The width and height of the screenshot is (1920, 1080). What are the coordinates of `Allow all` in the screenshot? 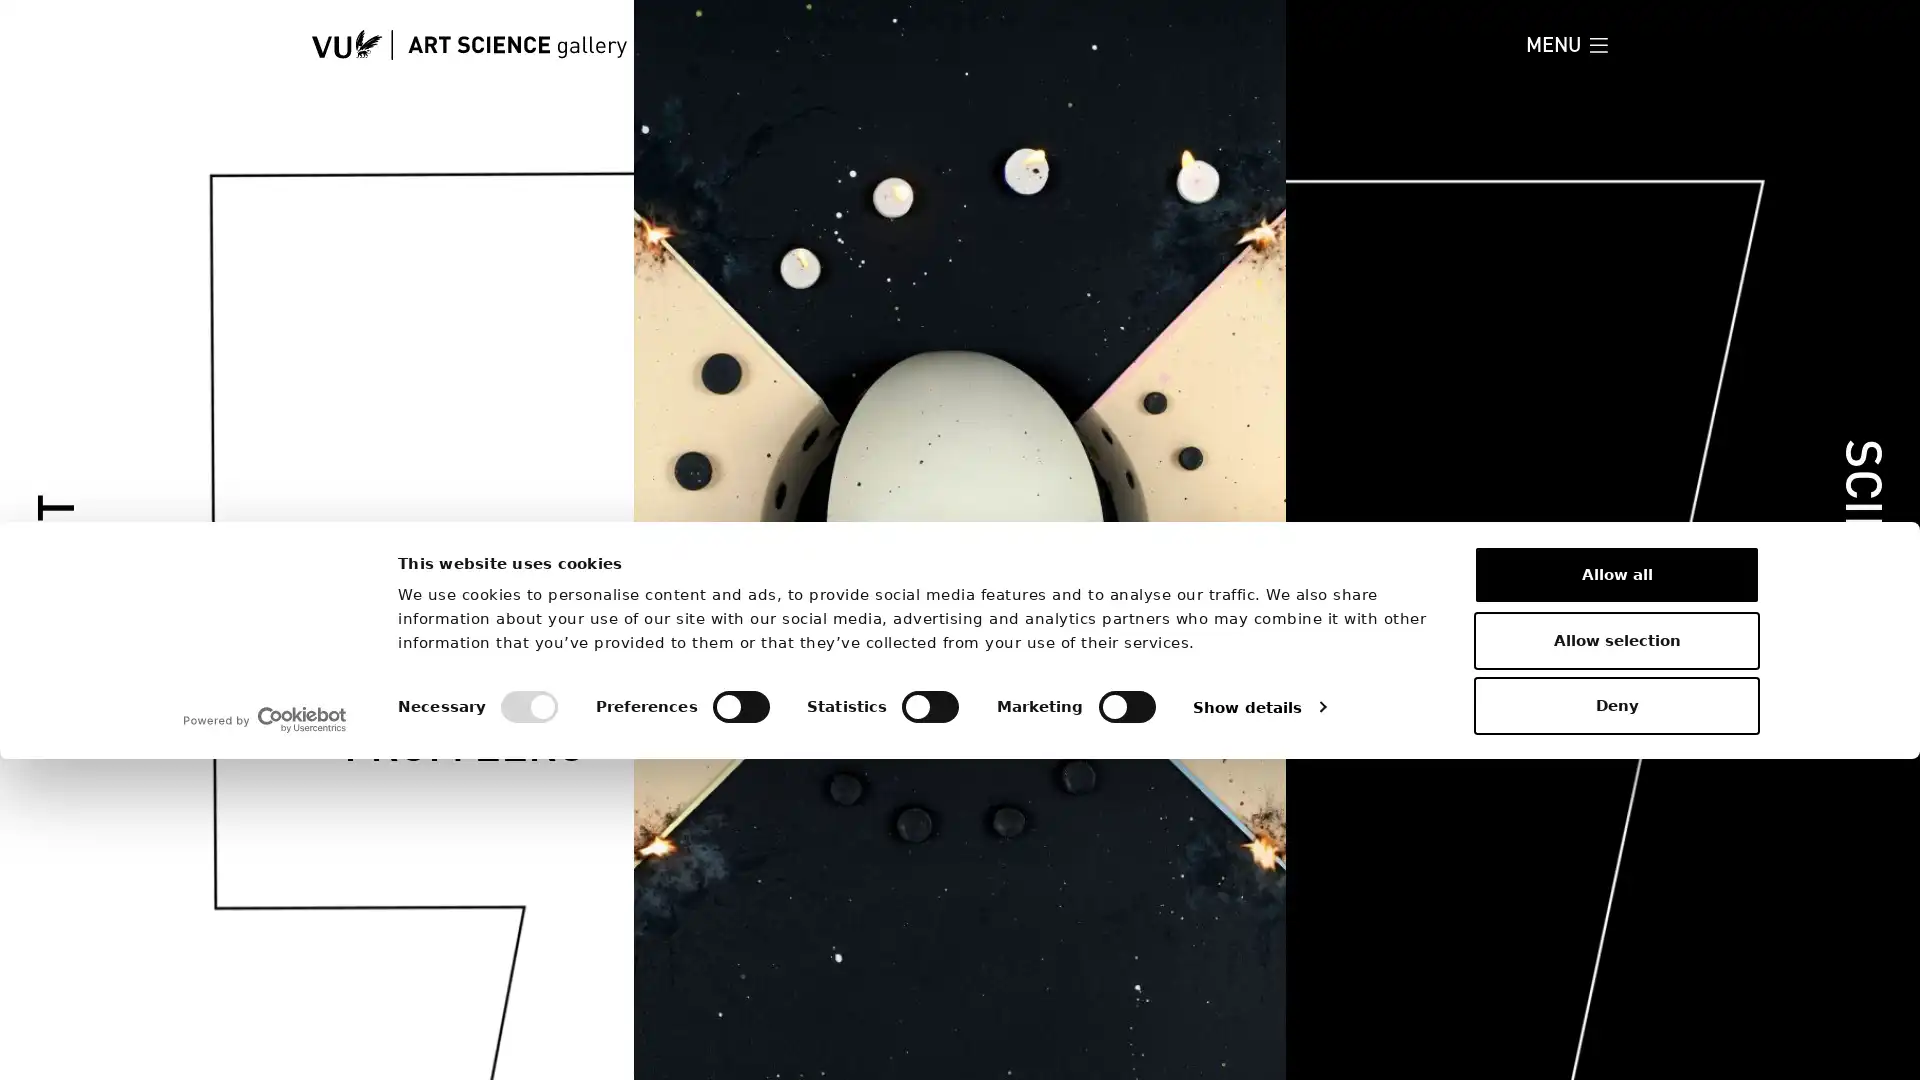 It's located at (1617, 894).